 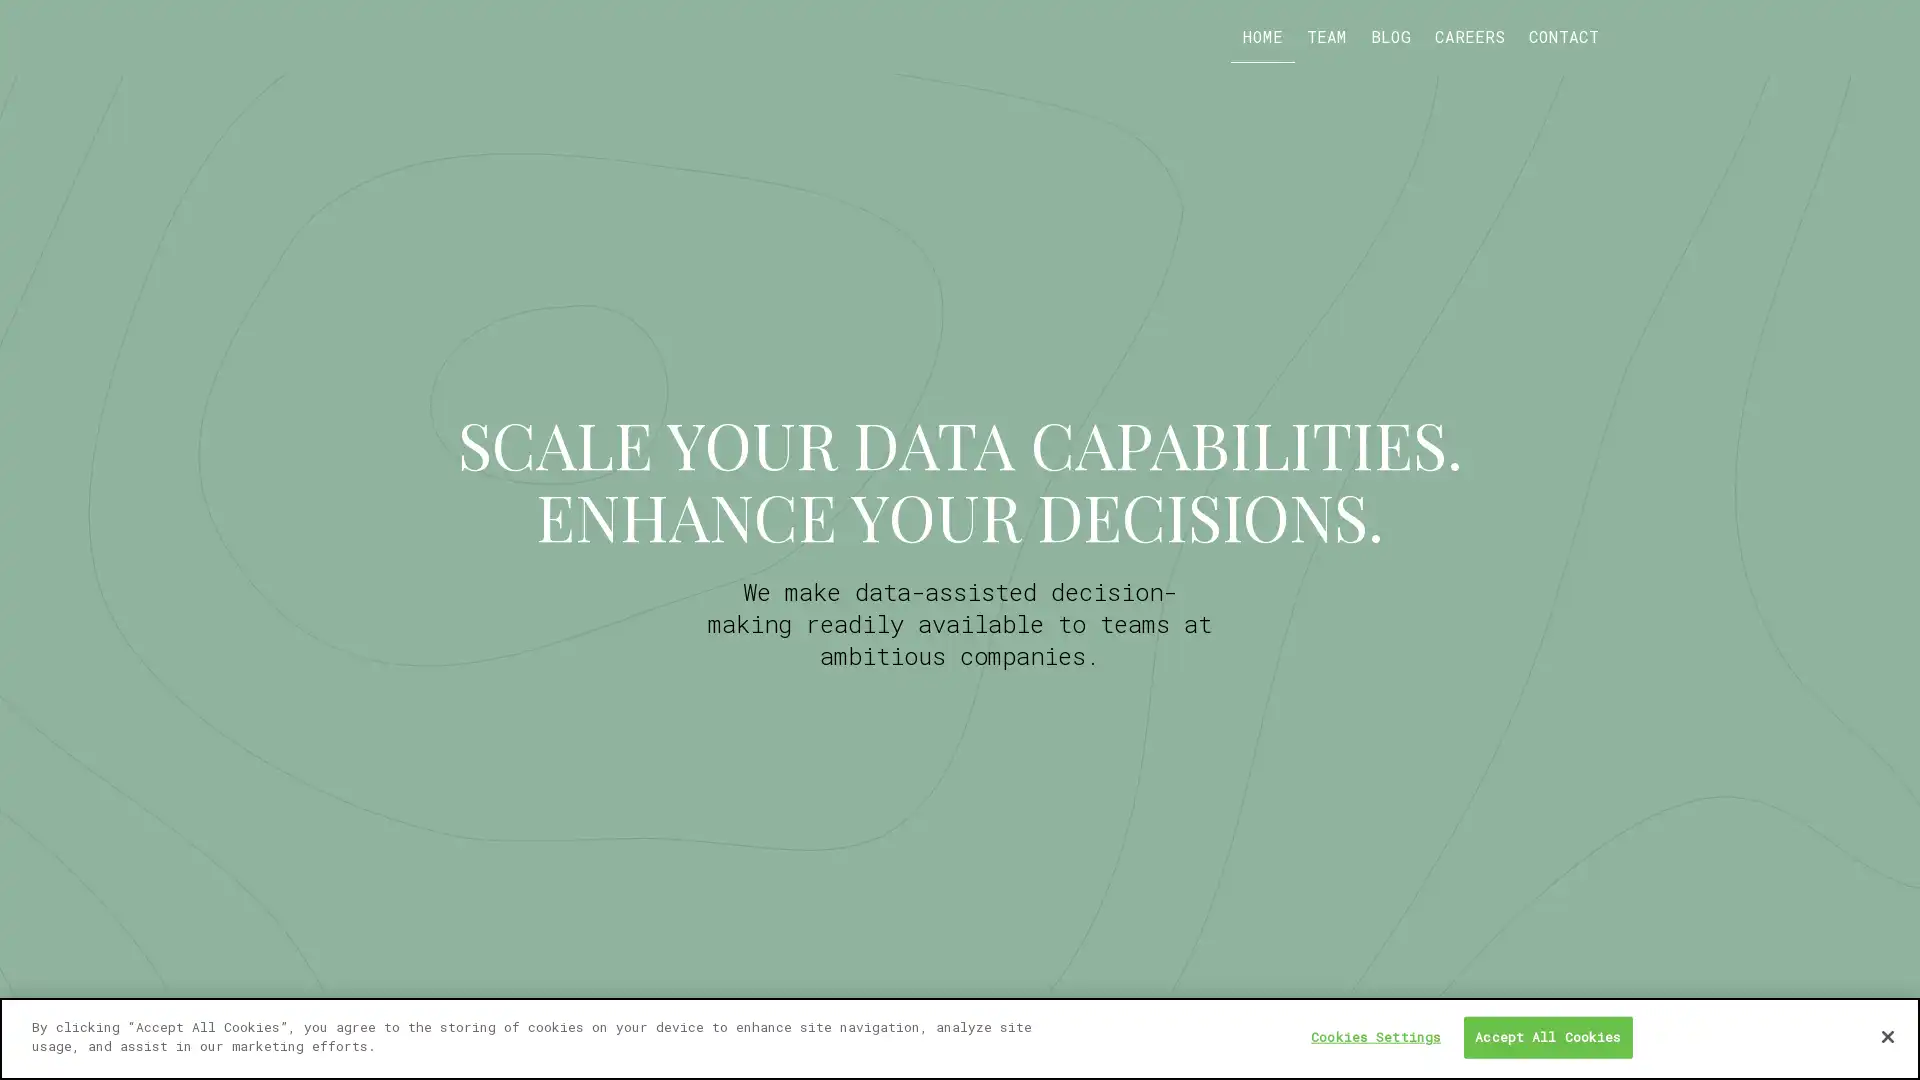 I want to click on Accept All Cookies, so click(x=1546, y=1036).